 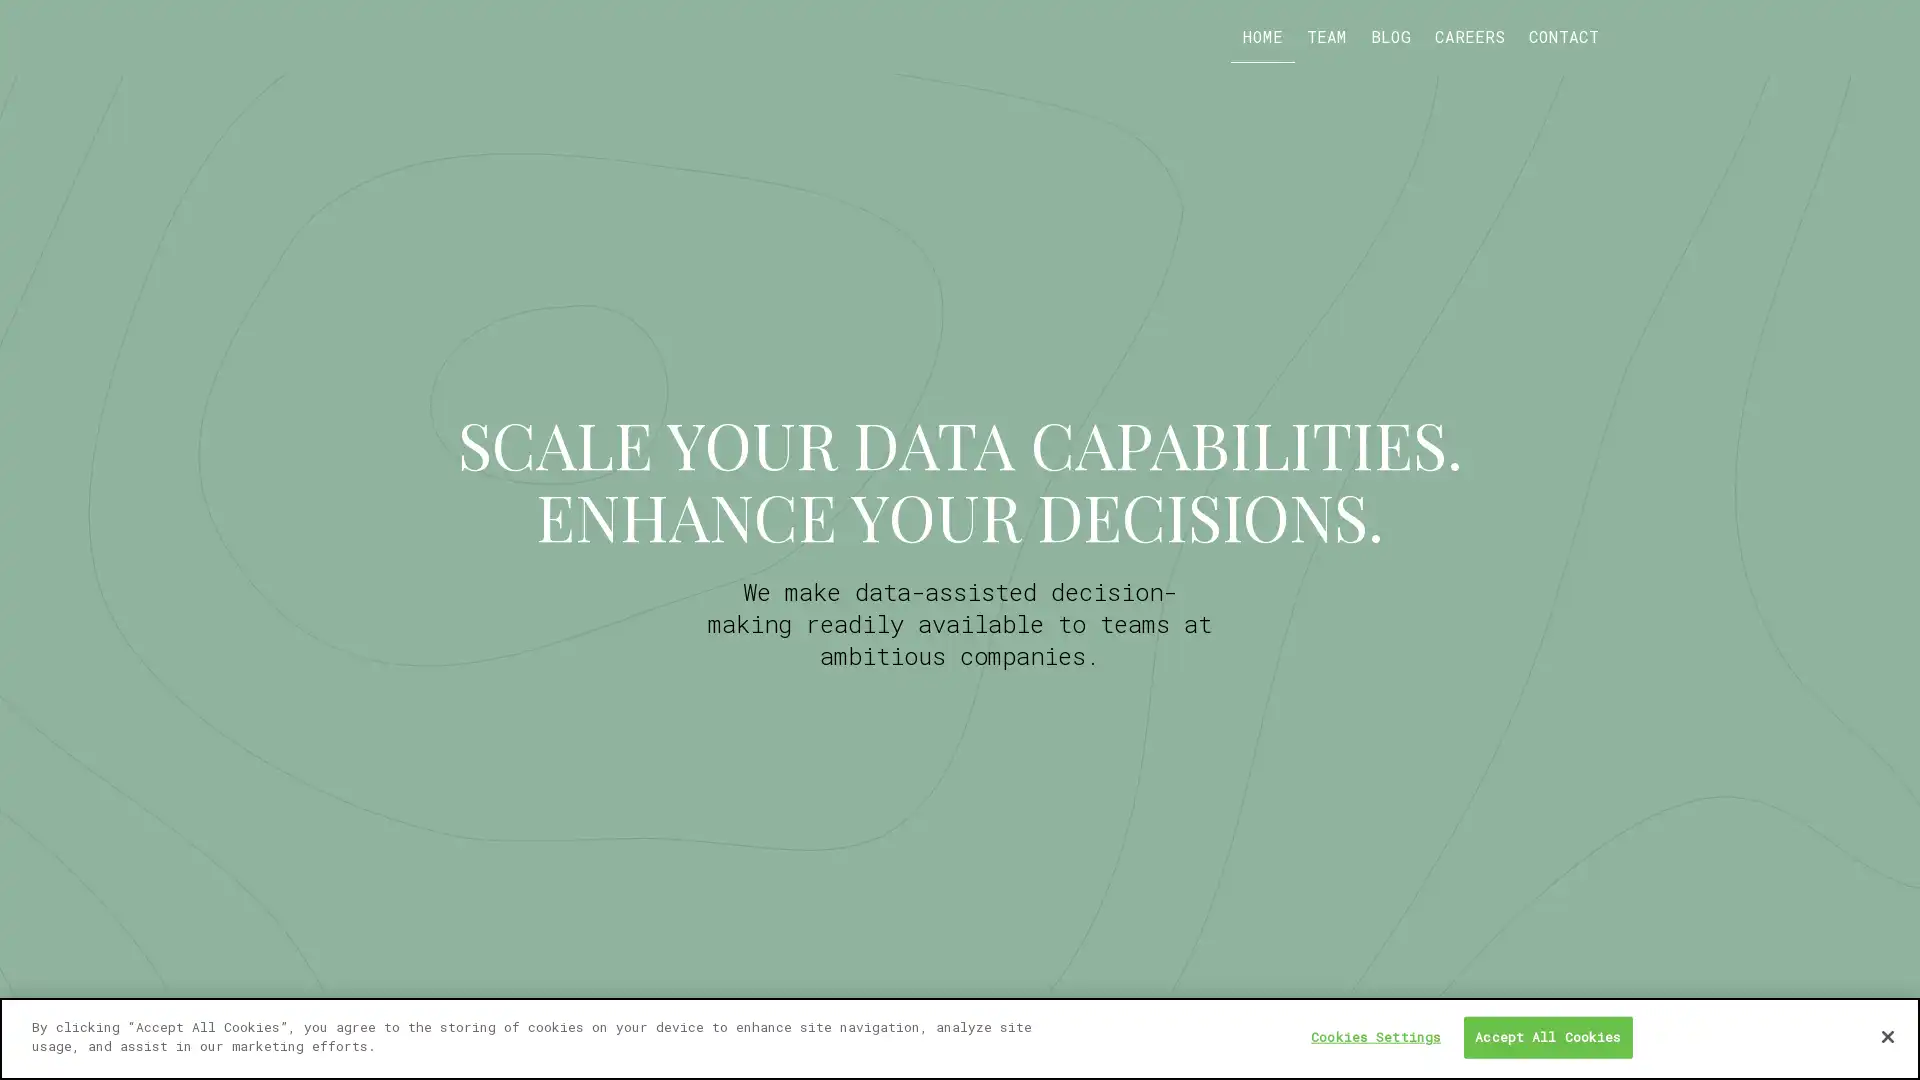 I want to click on Accept All Cookies, so click(x=1546, y=1036).